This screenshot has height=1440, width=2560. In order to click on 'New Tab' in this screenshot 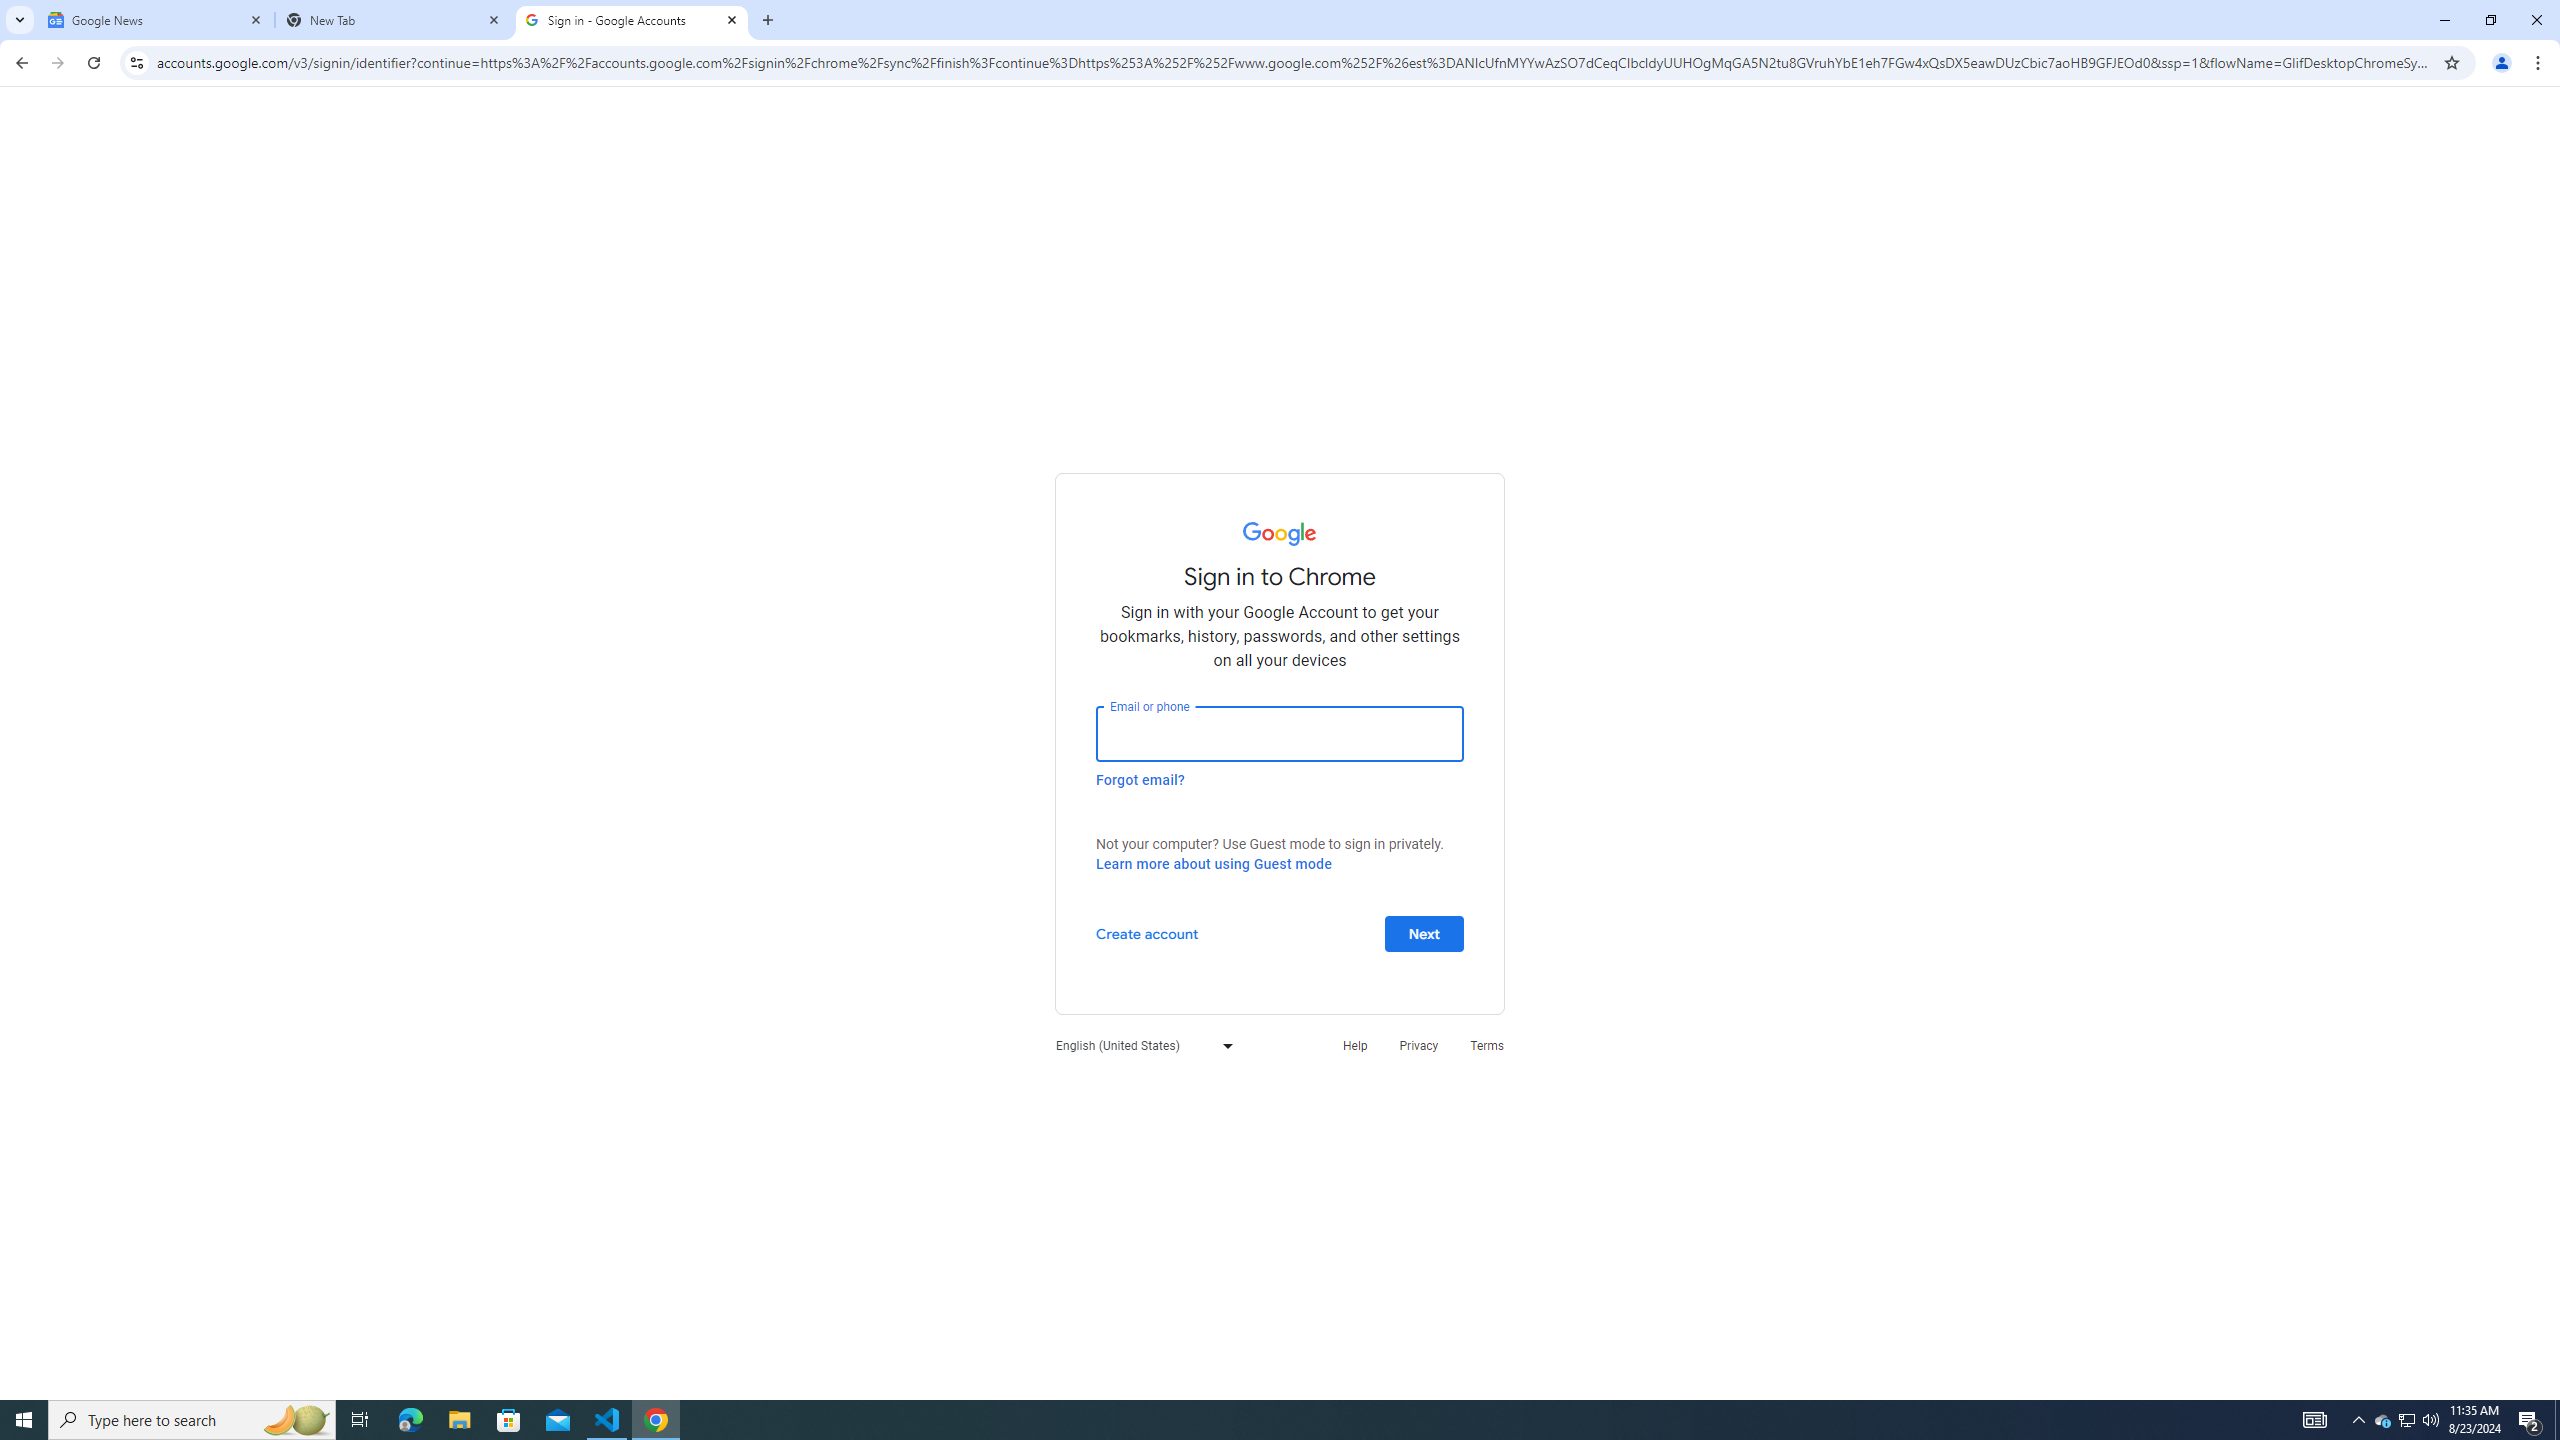, I will do `click(394, 19)`.